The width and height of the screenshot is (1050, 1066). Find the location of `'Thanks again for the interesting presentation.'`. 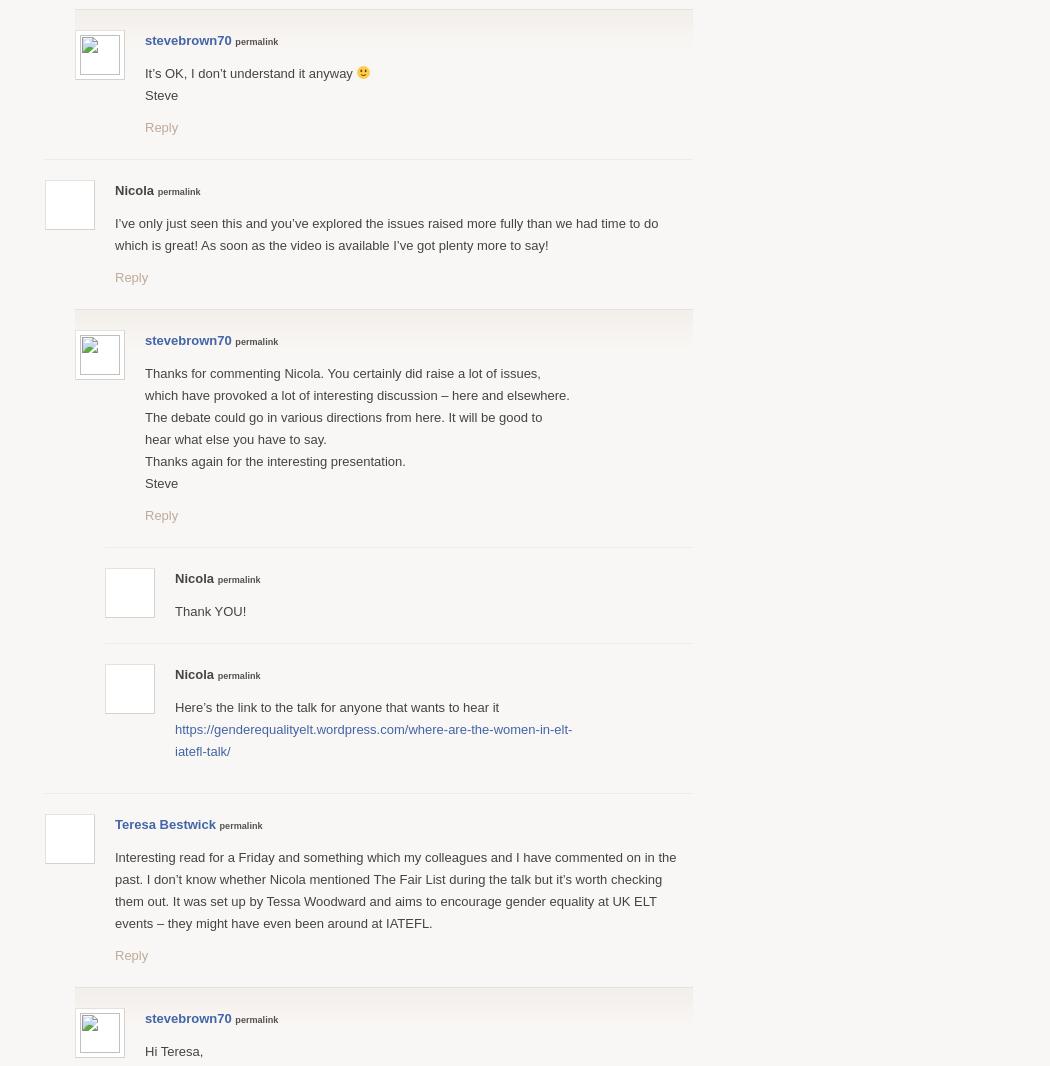

'Thanks again for the interesting presentation.' is located at coordinates (144, 460).